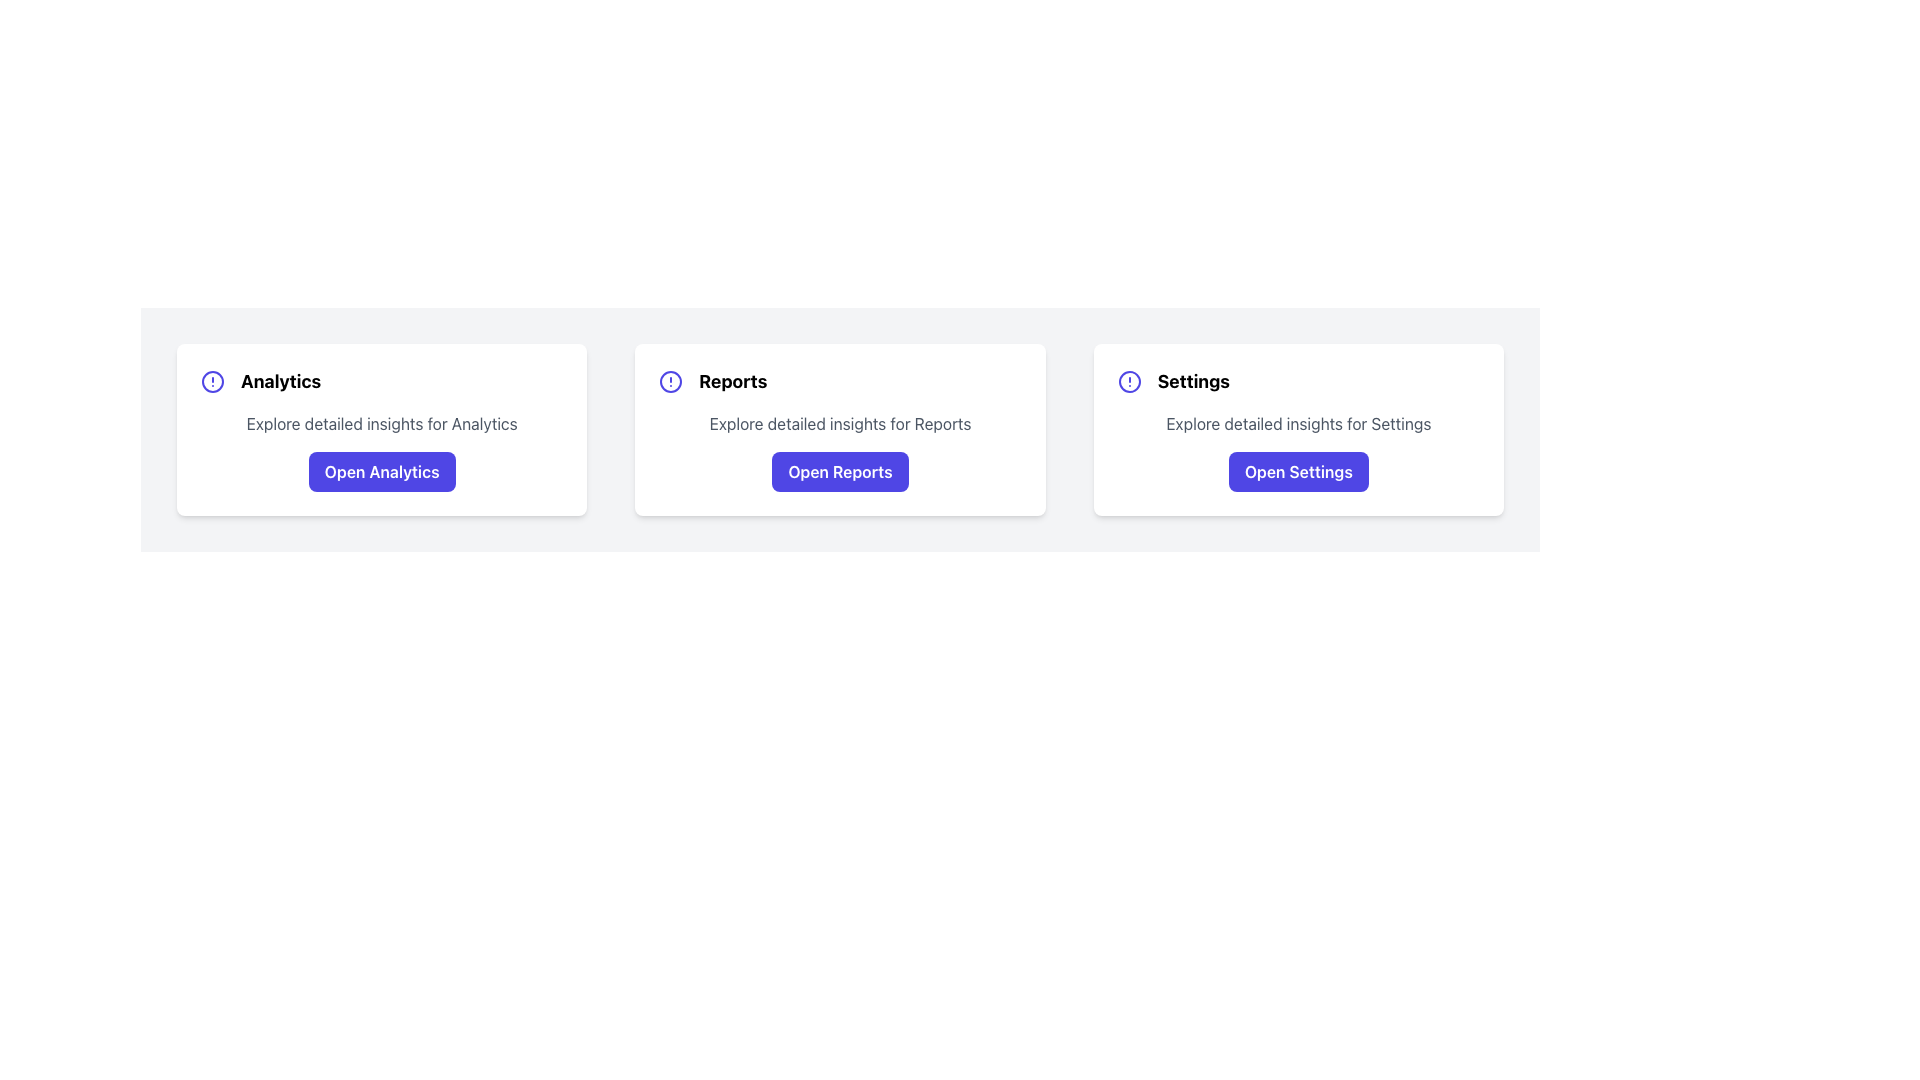  What do you see at coordinates (382, 423) in the screenshot?
I see `descriptive text element located in the middle card of the row, directly below the heading 'Analytics'` at bounding box center [382, 423].